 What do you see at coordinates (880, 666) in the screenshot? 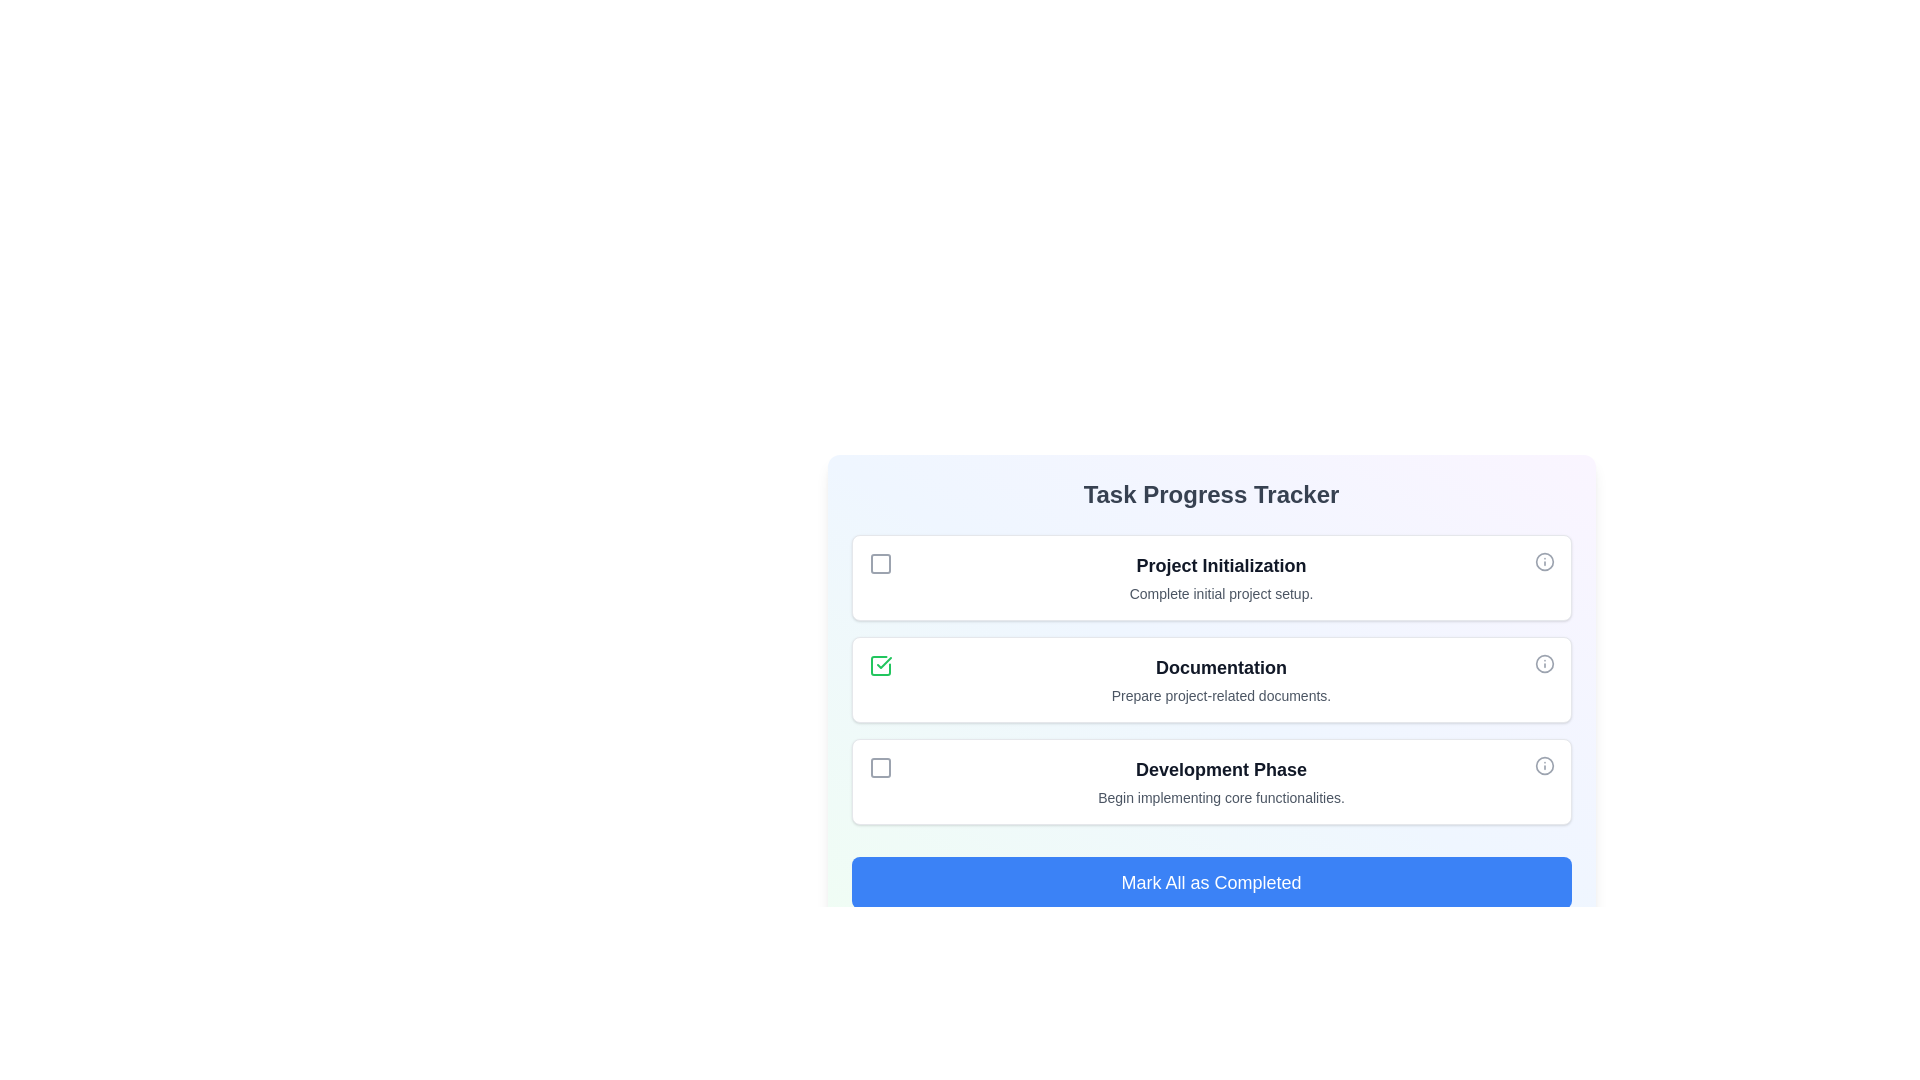
I see `the second checkbox in the vertical list of tasks` at bounding box center [880, 666].